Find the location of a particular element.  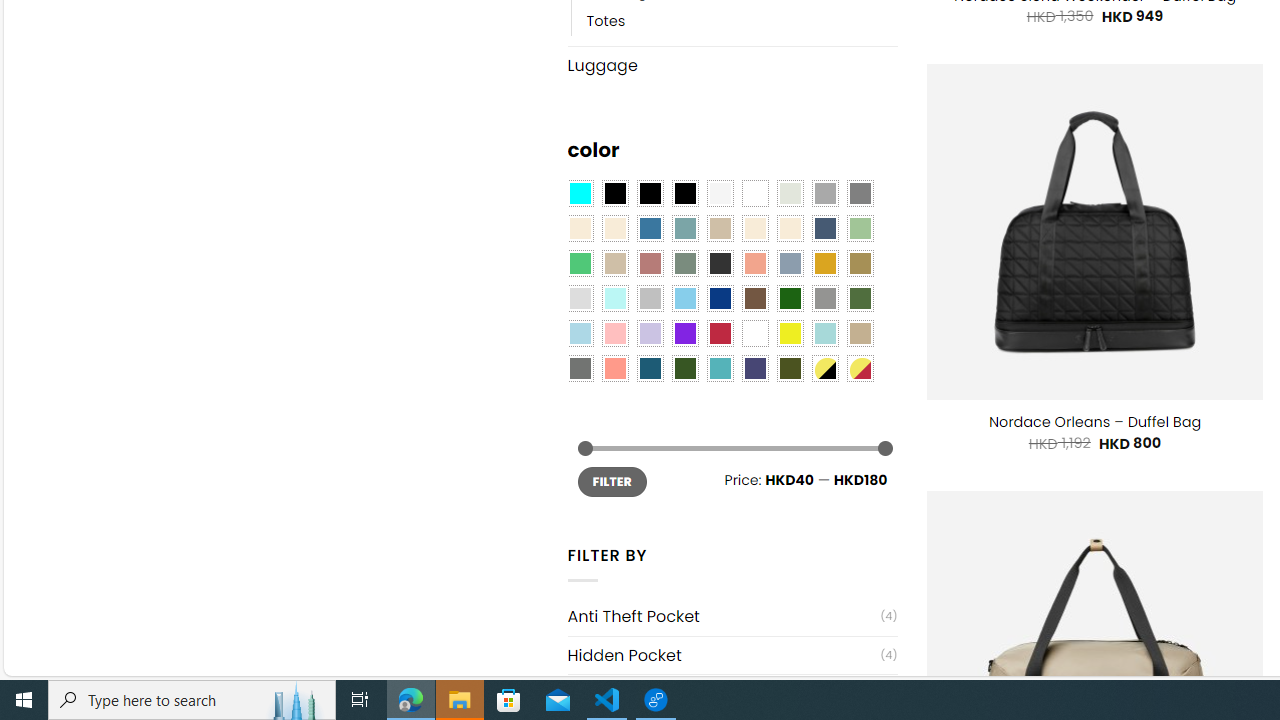

'Luggage' is located at coordinates (731, 63).